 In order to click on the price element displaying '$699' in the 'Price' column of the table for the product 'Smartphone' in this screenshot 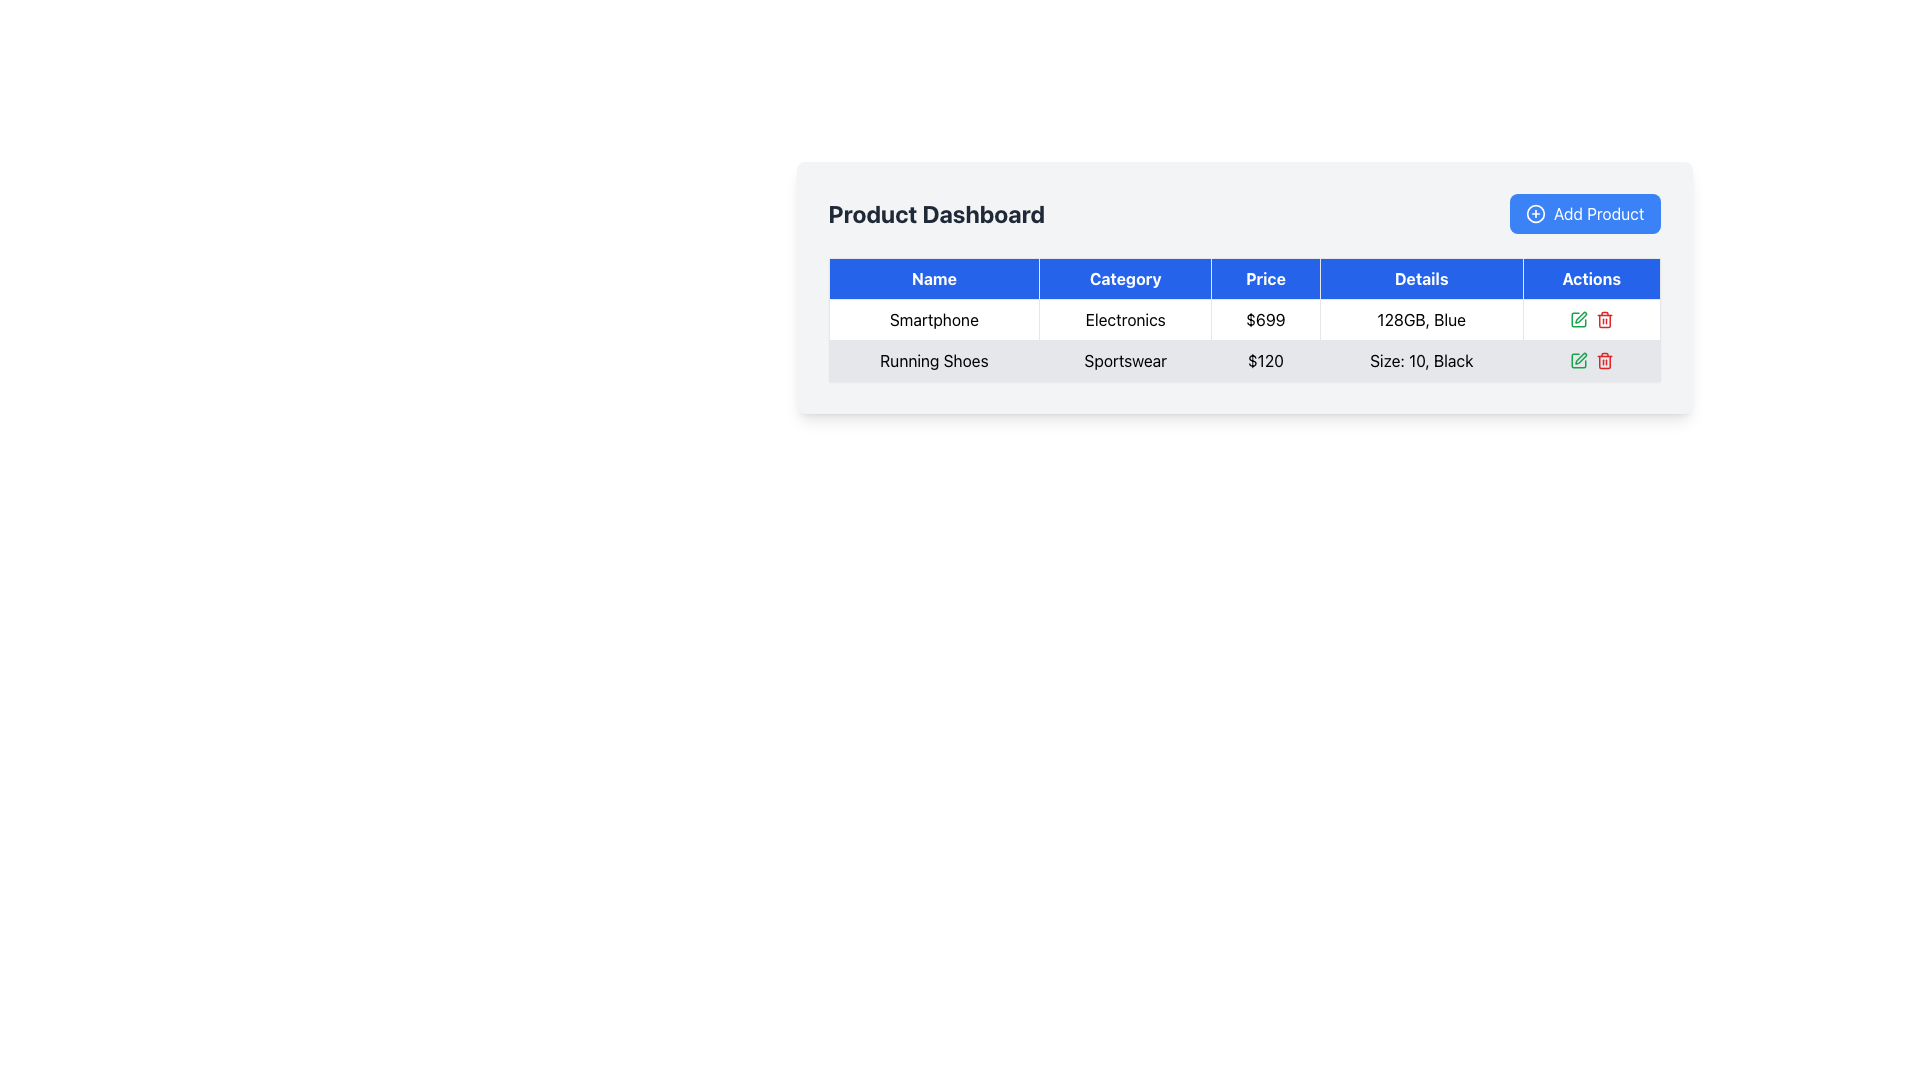, I will do `click(1264, 319)`.